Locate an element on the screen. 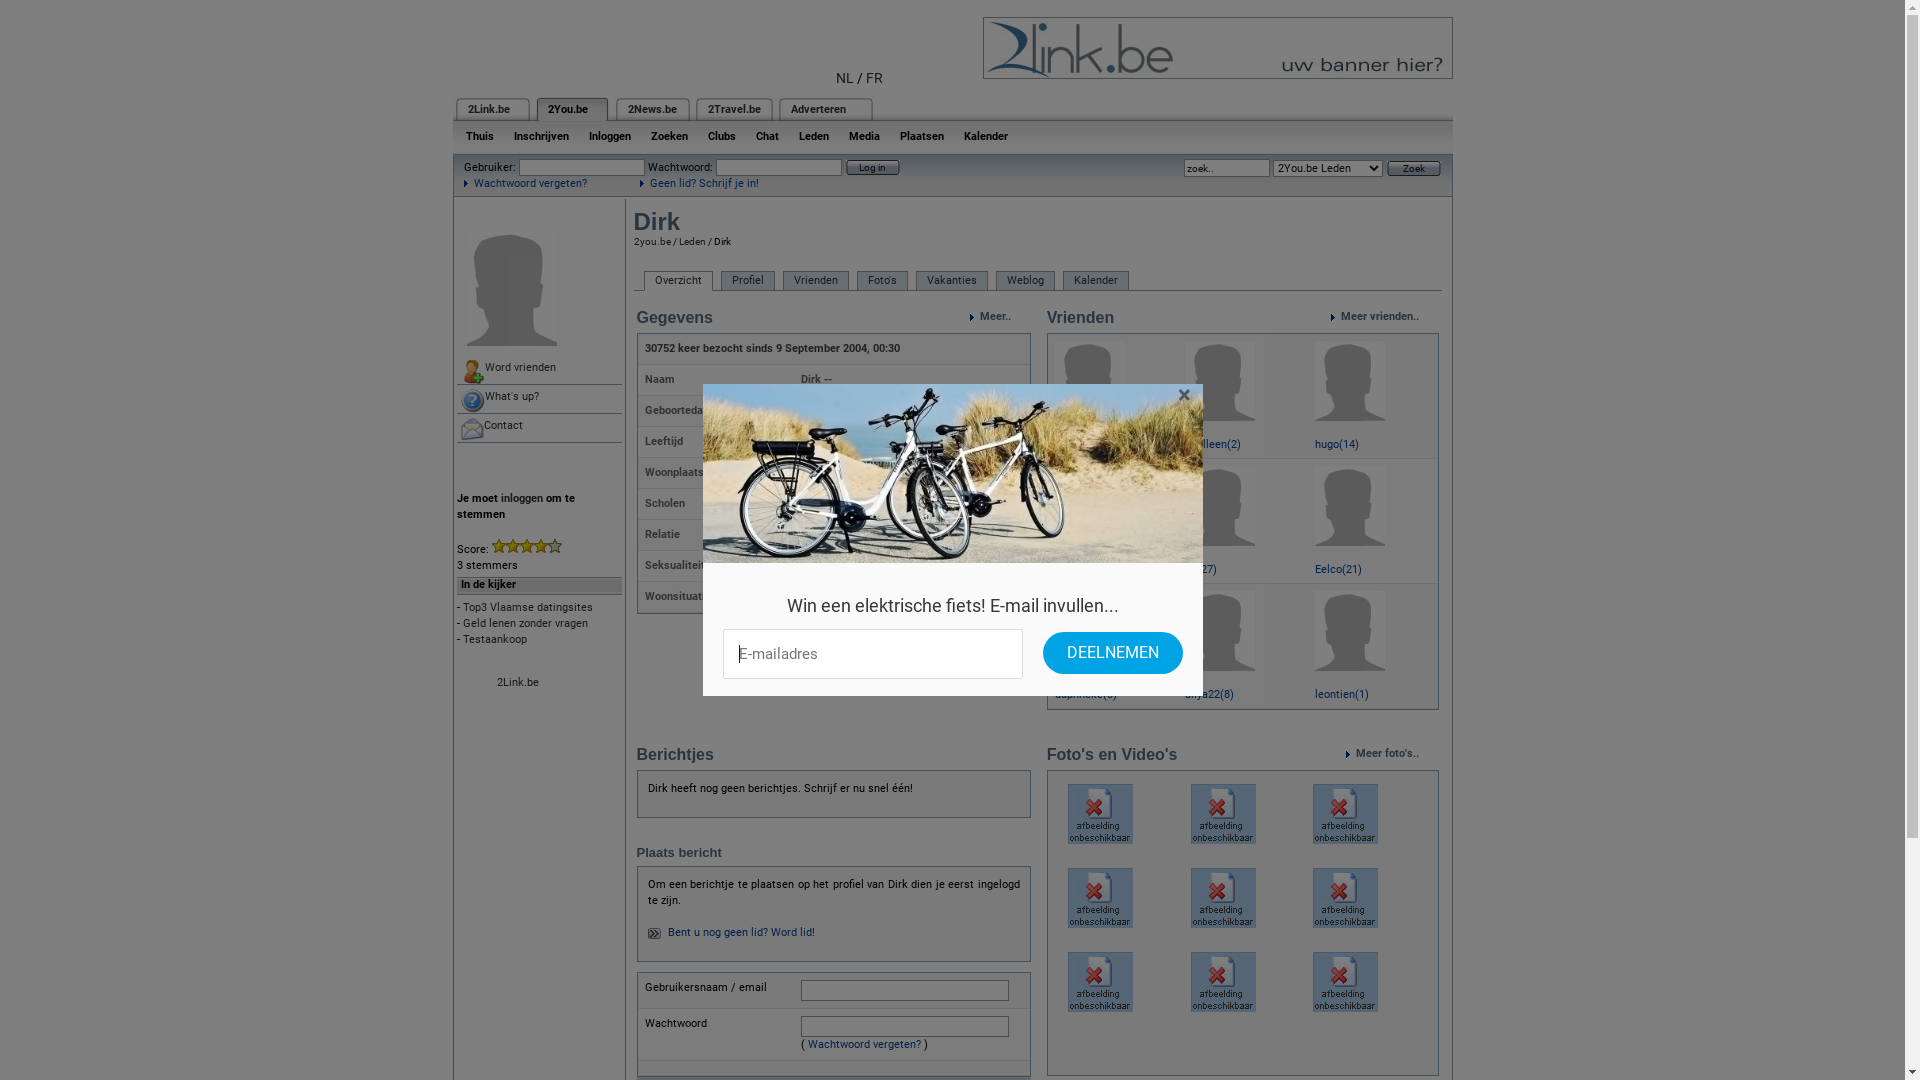 The width and height of the screenshot is (1920, 1080). '2Link.be' is located at coordinates (517, 681).